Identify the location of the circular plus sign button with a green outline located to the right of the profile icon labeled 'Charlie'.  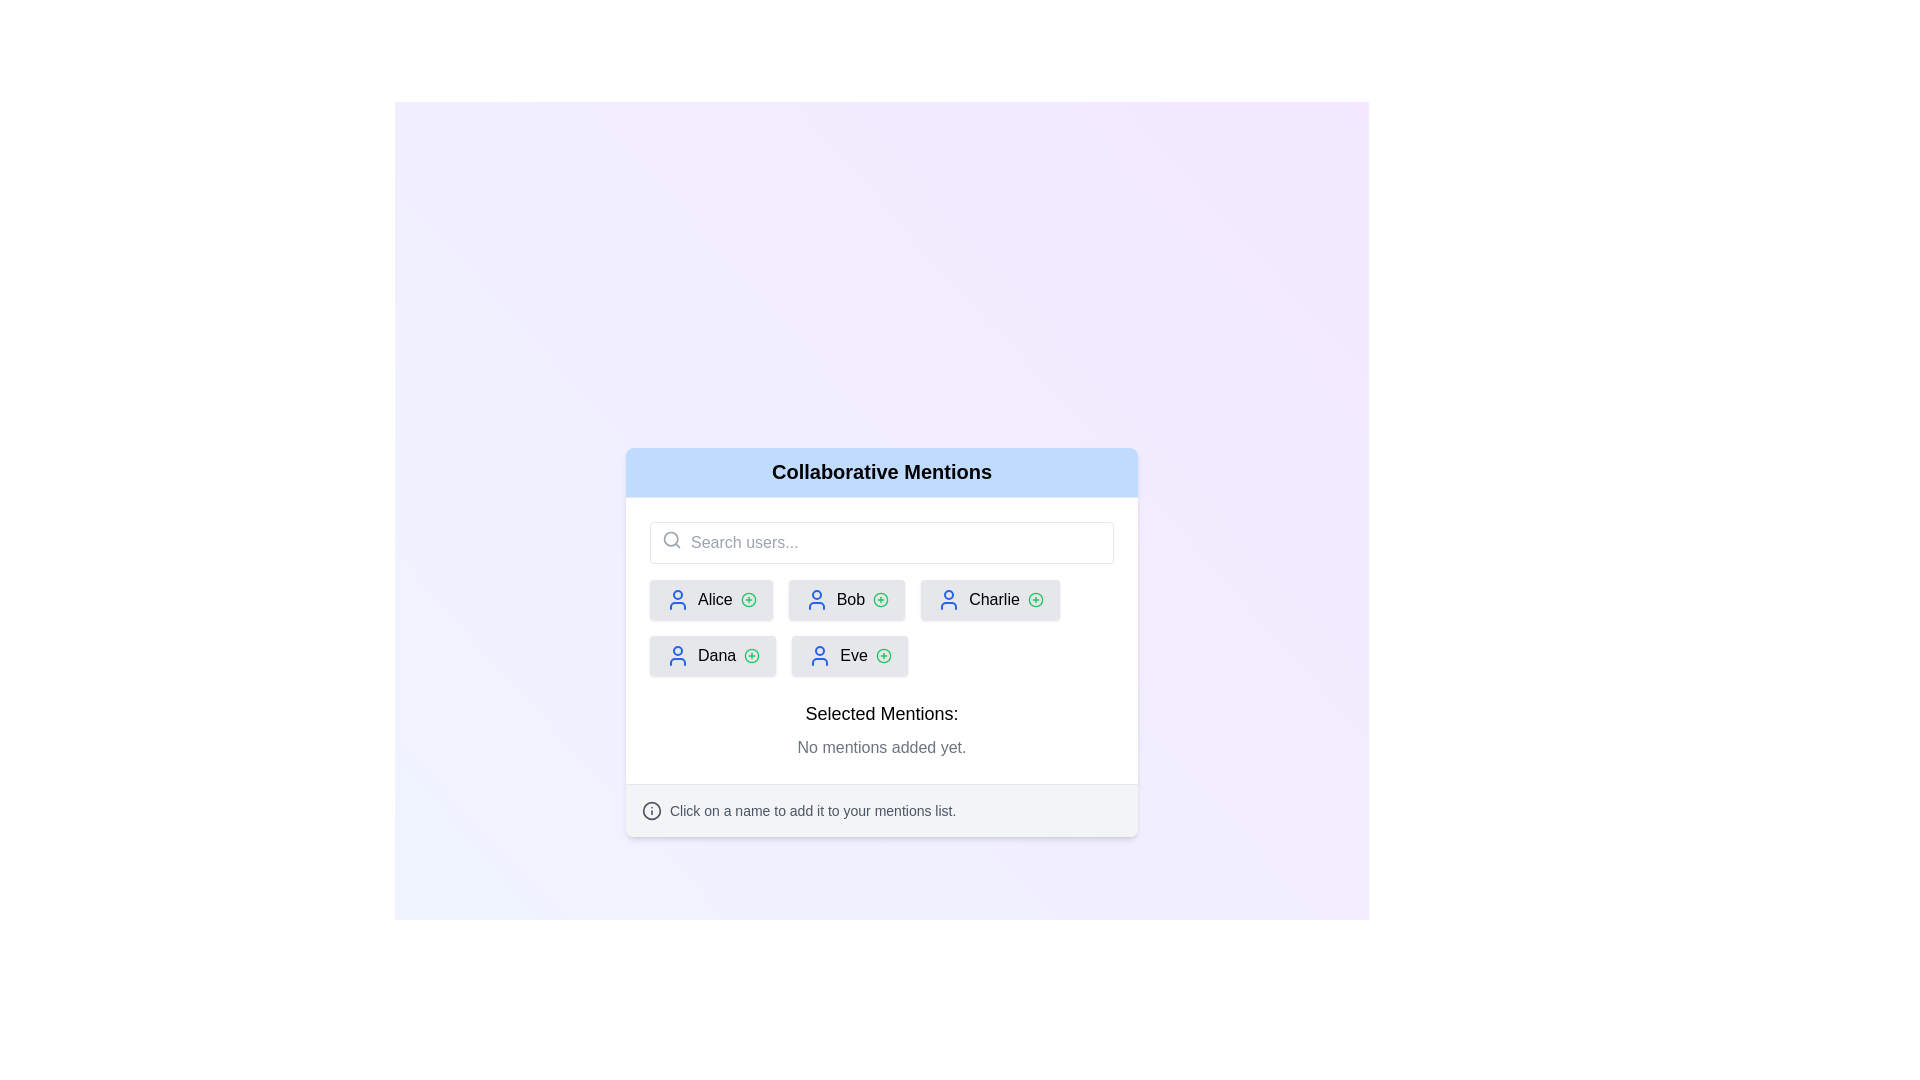
(1035, 598).